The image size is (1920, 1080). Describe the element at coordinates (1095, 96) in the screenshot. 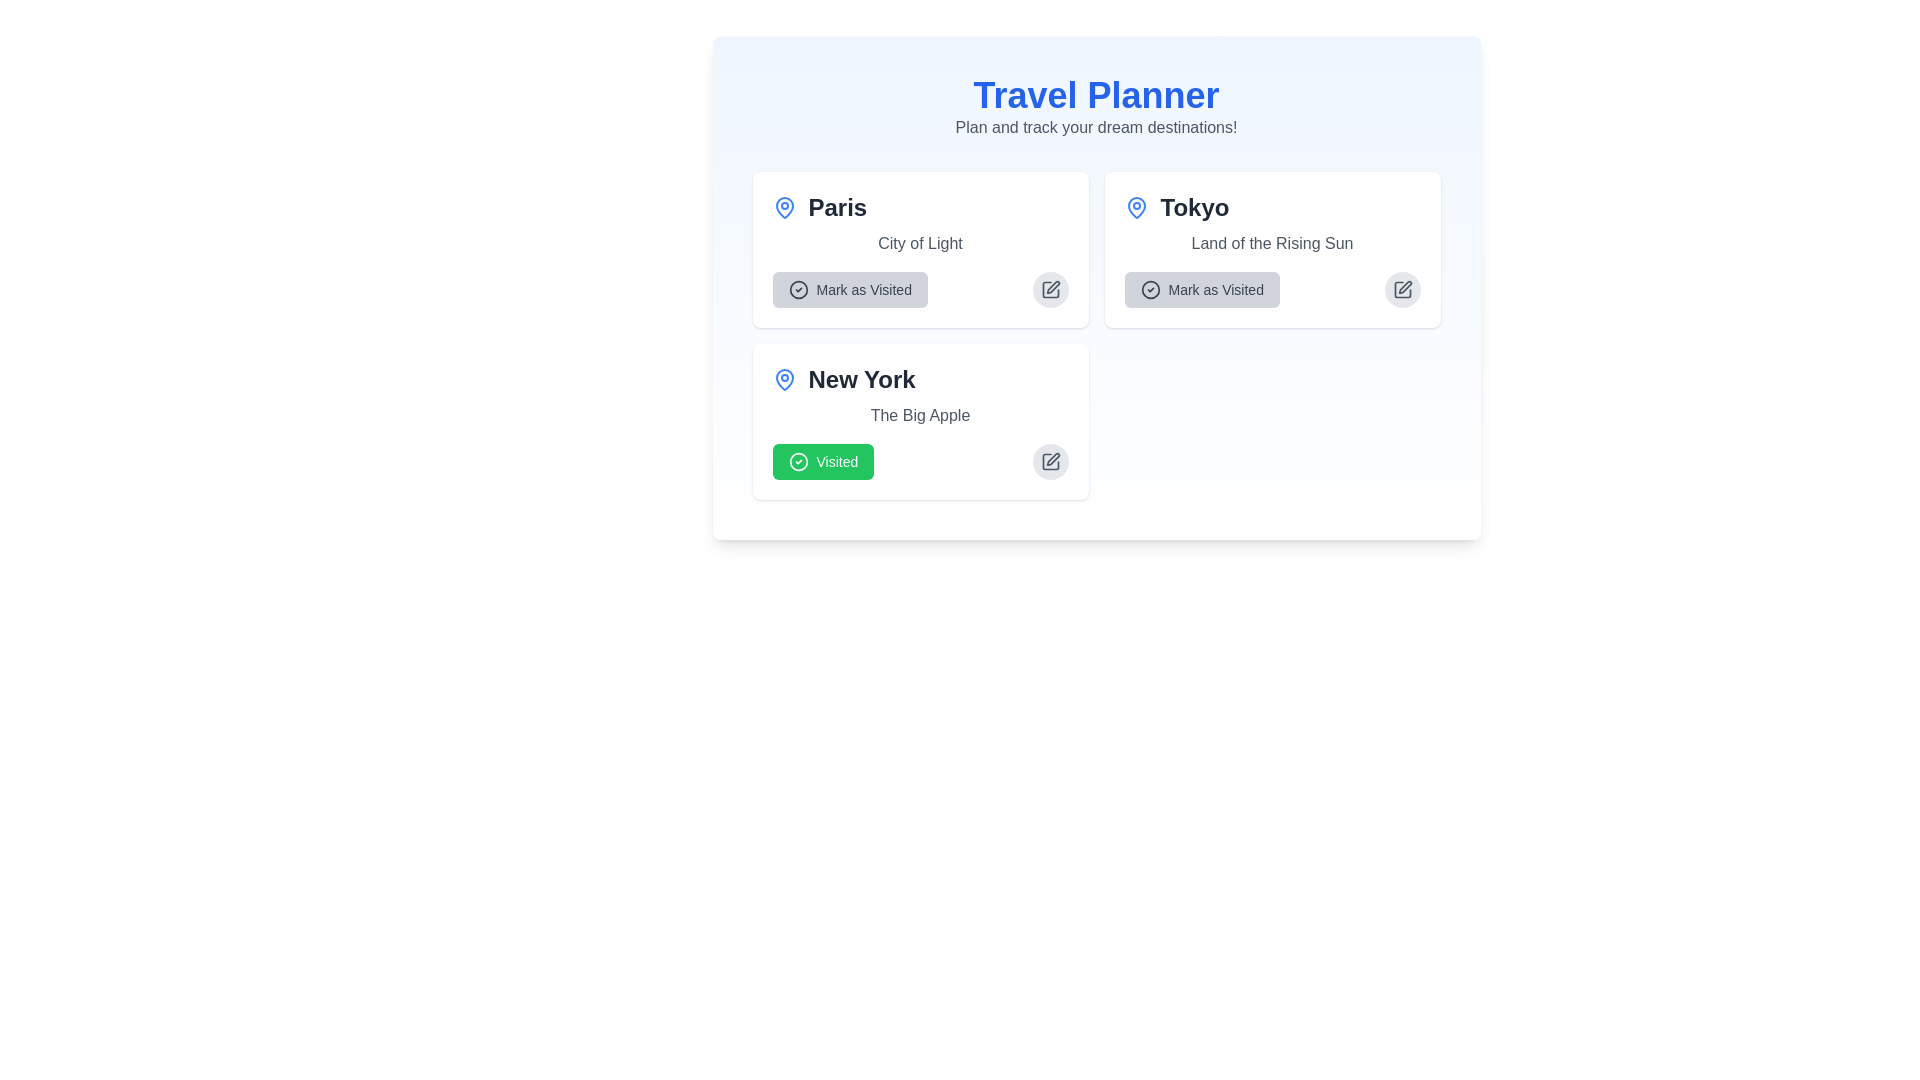

I see `the text label displaying 'Travel Planner' in a large, bold, deep blue font, prominently located at the top of the interface` at that location.